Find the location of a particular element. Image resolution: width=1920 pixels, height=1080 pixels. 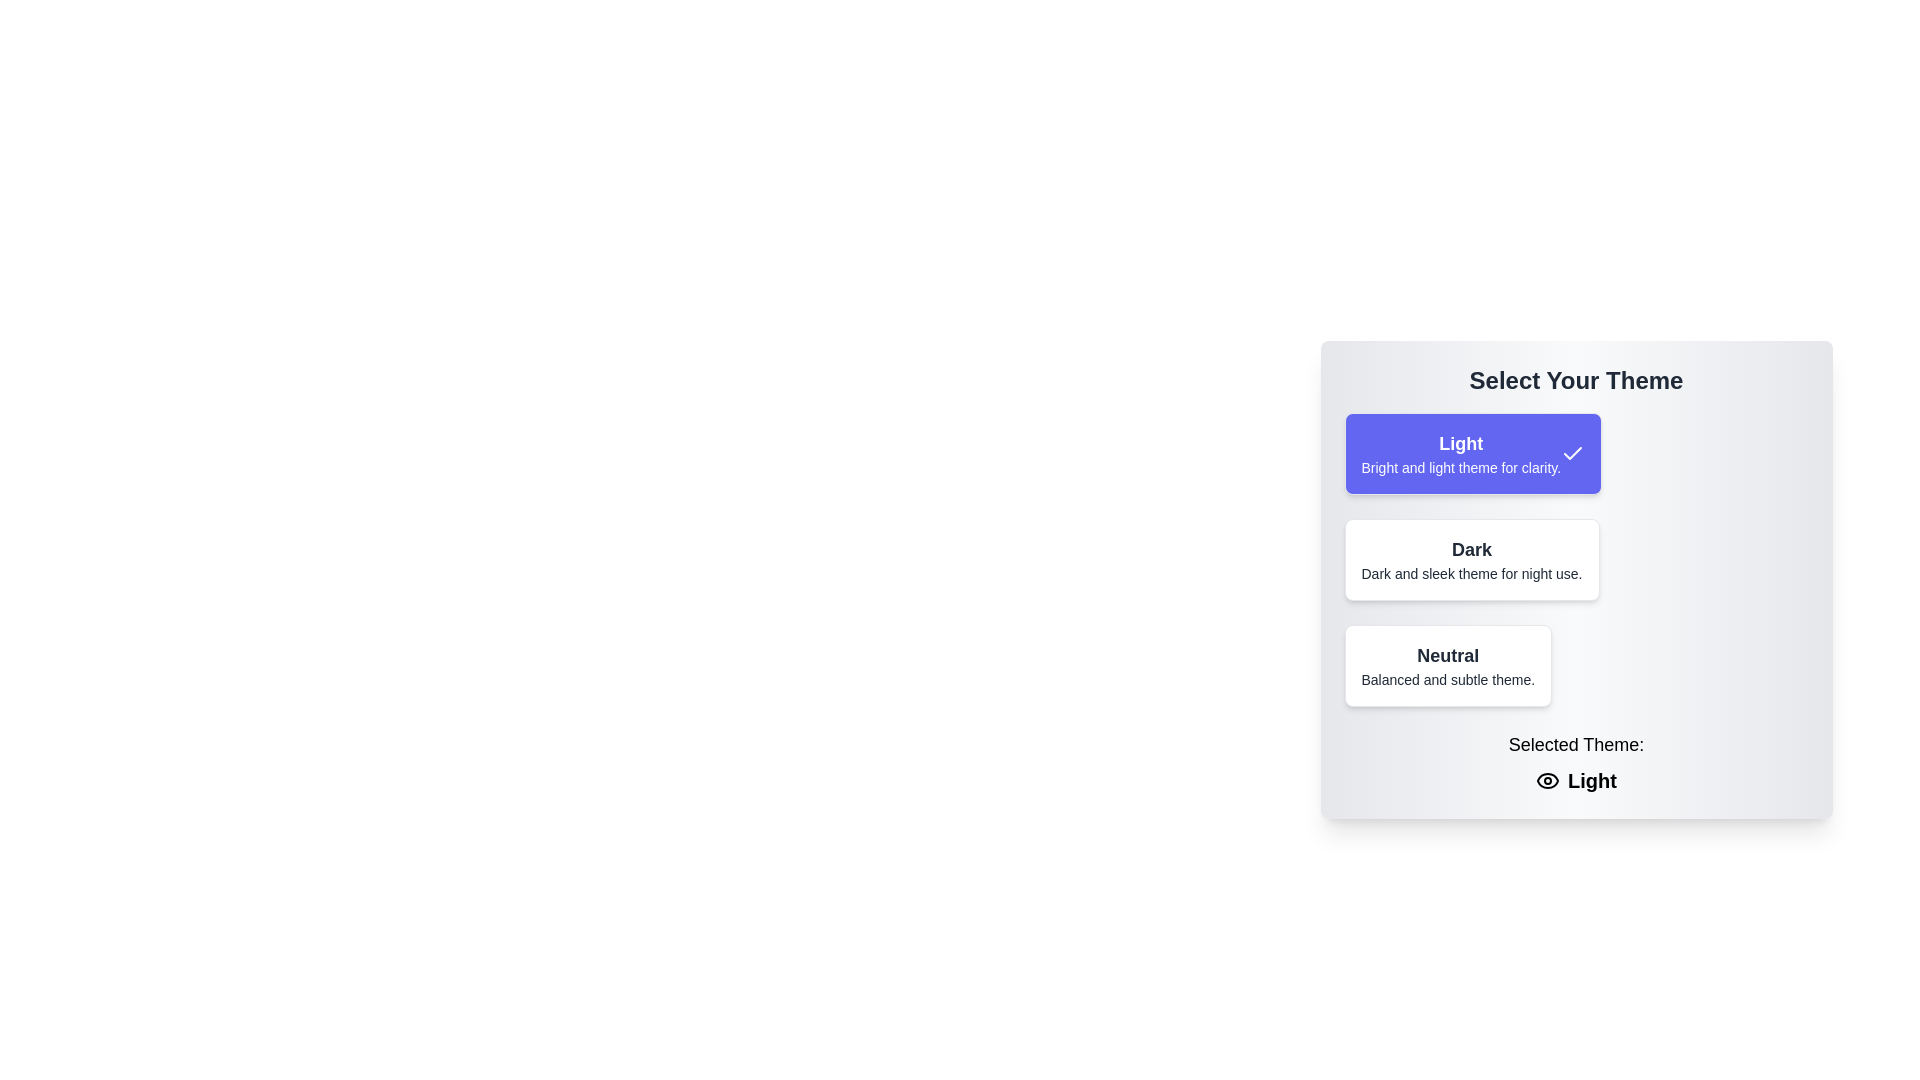

the text label displaying 'Bright and light theme for clarity.', which is styled in a smaller font and located within a highlighted rectangular section under the sibling text 'Light' is located at coordinates (1461, 467).